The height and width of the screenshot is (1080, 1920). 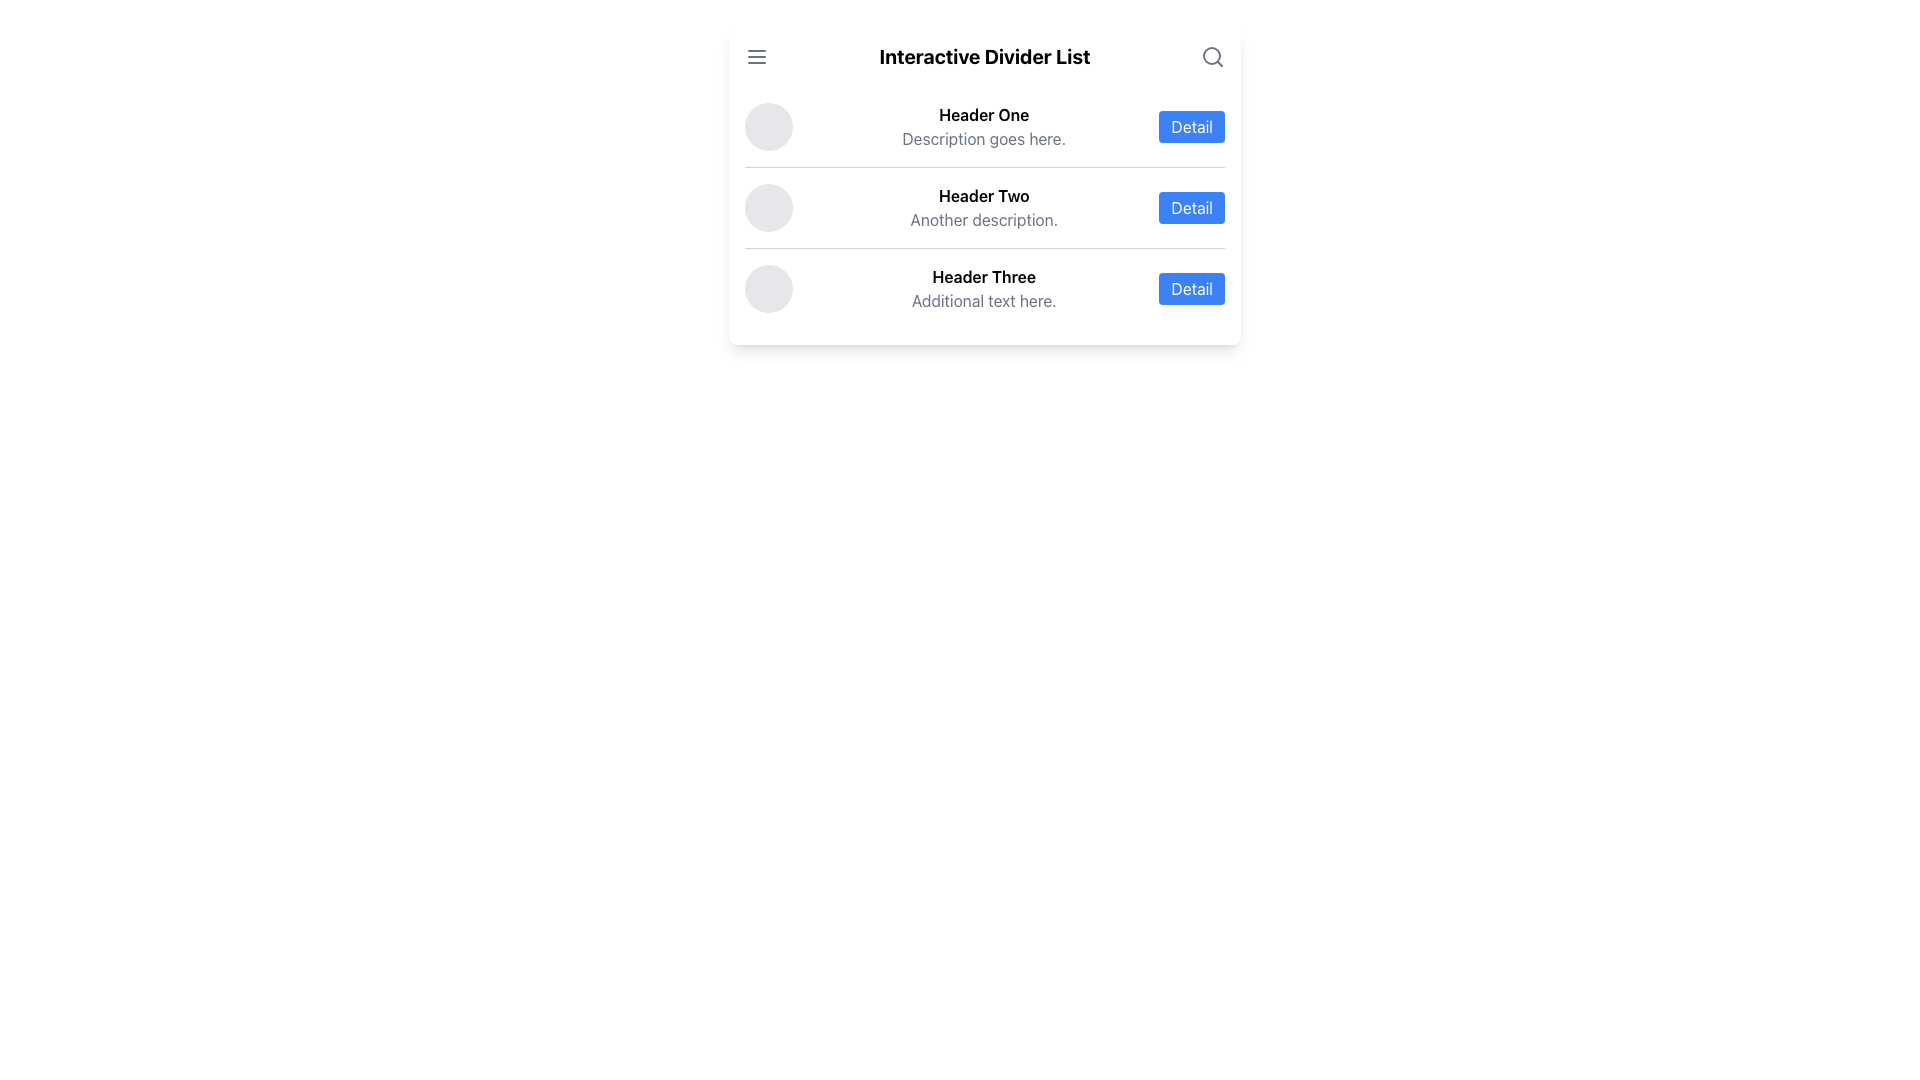 I want to click on the Circle graphic representing the search tool located in the top-right corner of the interface, adjacent to the 'Interactive Divider List' title, so click(x=1210, y=55).